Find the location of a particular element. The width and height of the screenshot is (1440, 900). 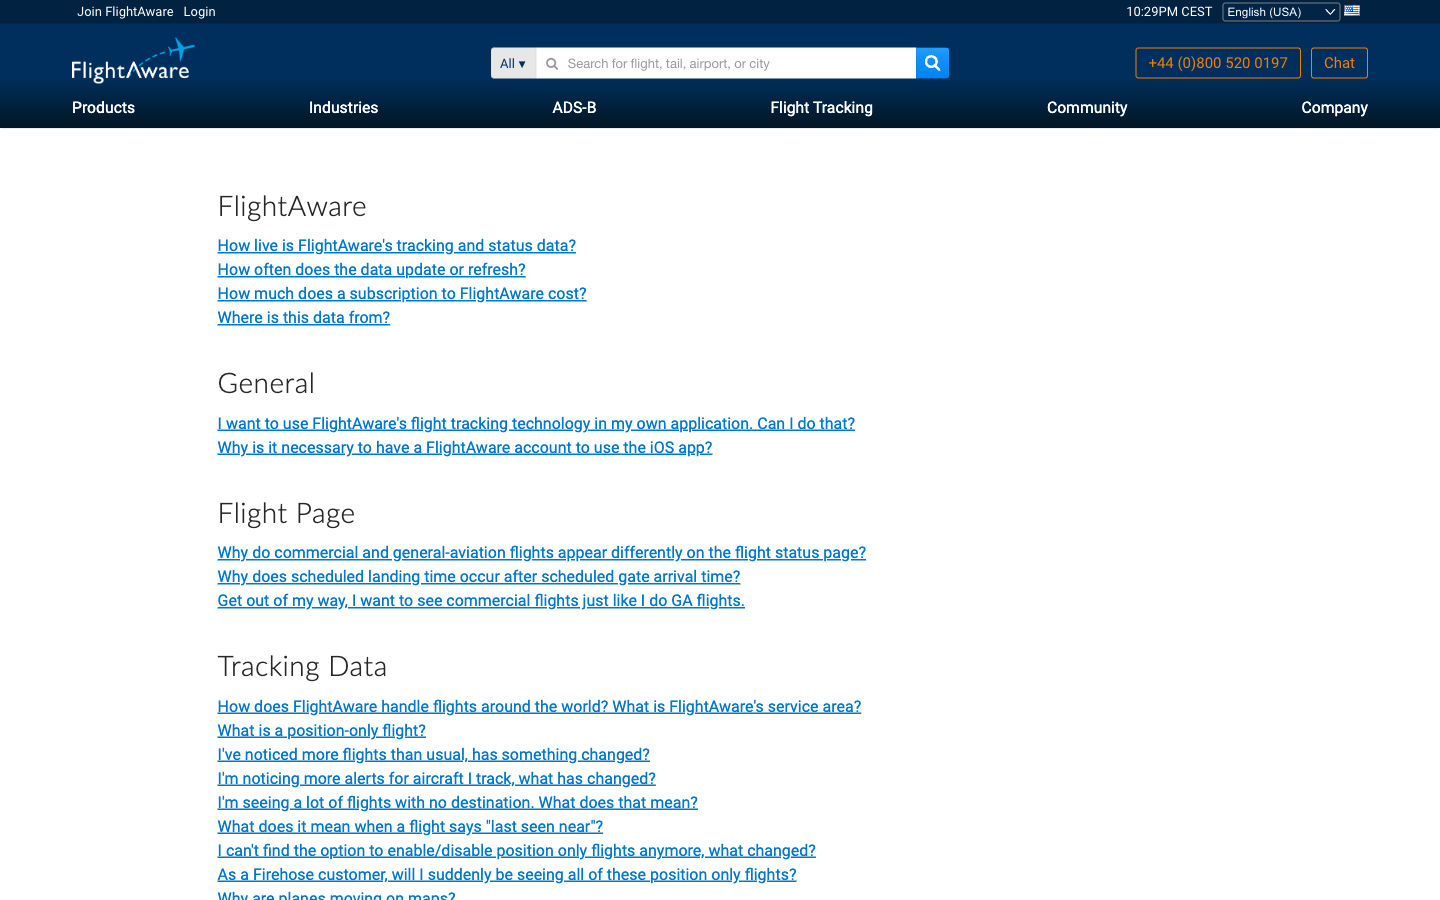

Ascertain how frequently FlightAware refreshes their data is located at coordinates (370, 268).